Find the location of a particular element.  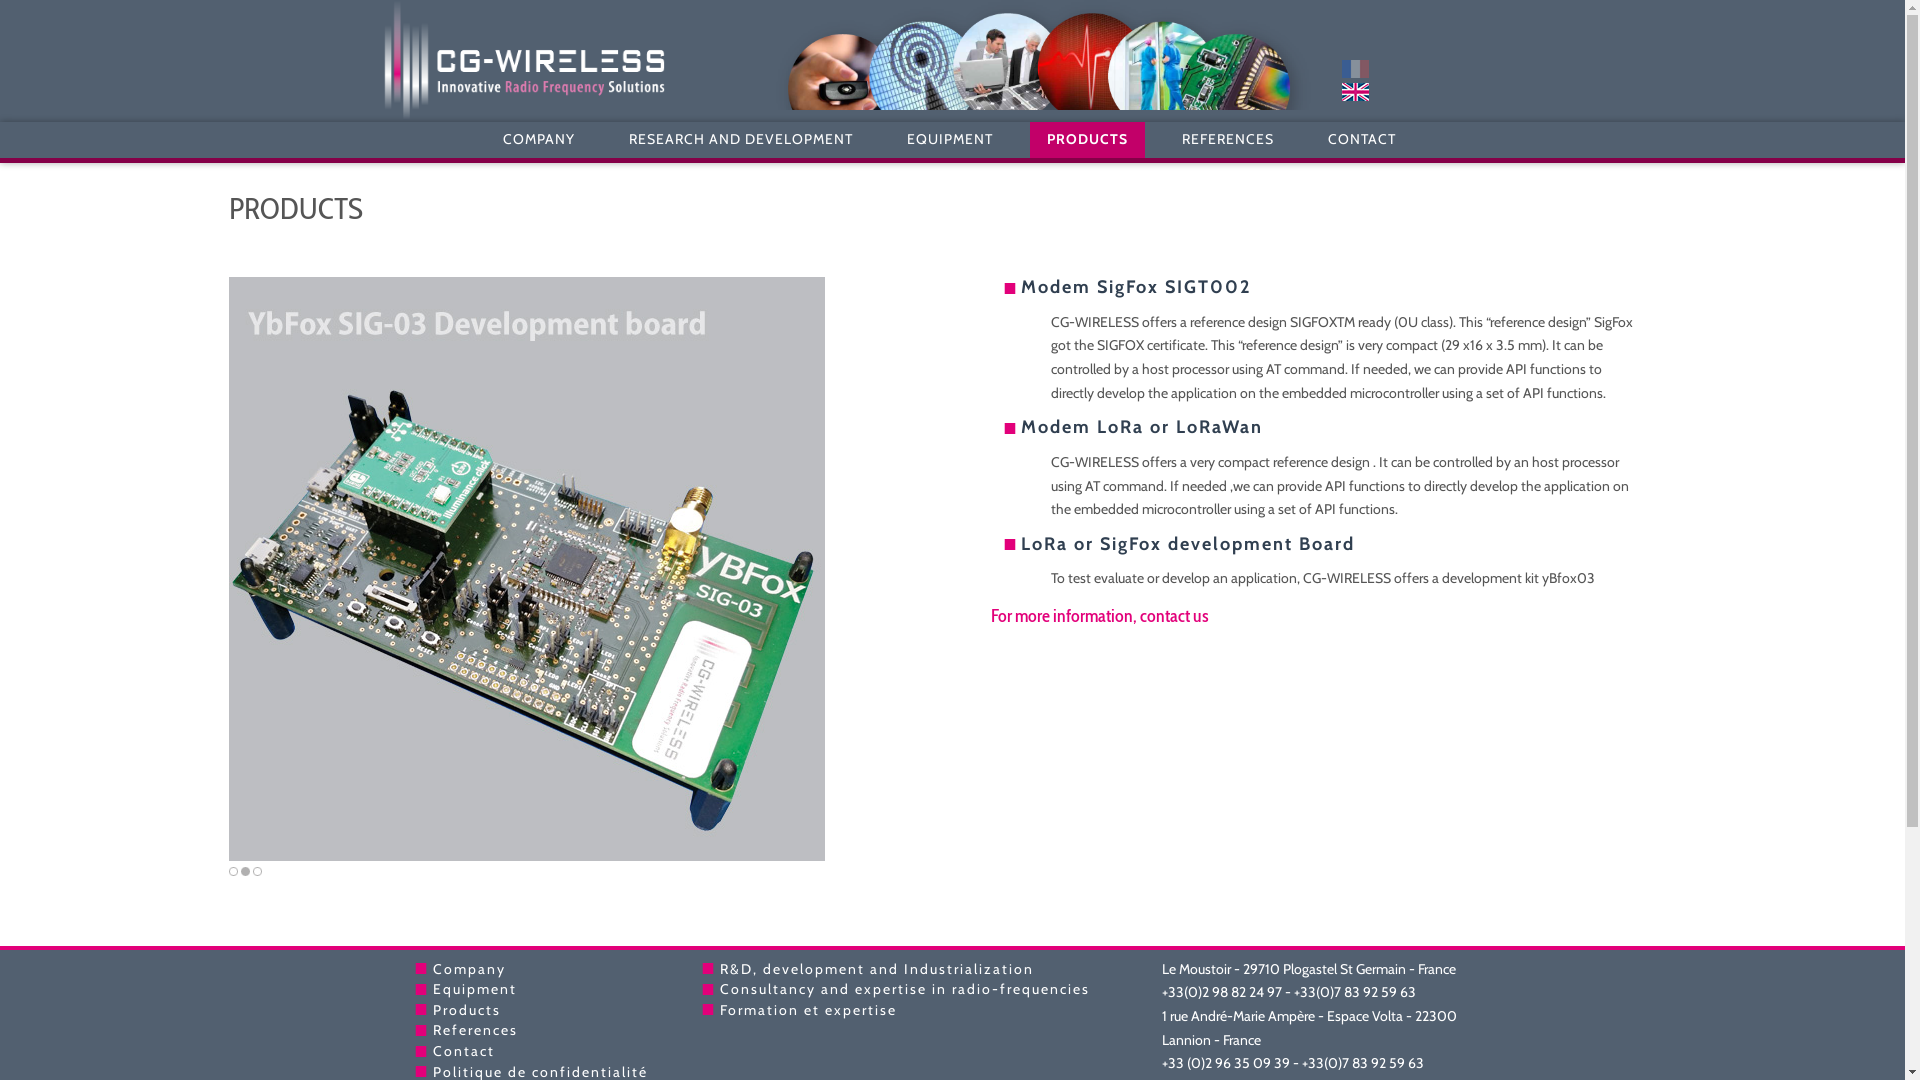

'References' is located at coordinates (431, 1029).